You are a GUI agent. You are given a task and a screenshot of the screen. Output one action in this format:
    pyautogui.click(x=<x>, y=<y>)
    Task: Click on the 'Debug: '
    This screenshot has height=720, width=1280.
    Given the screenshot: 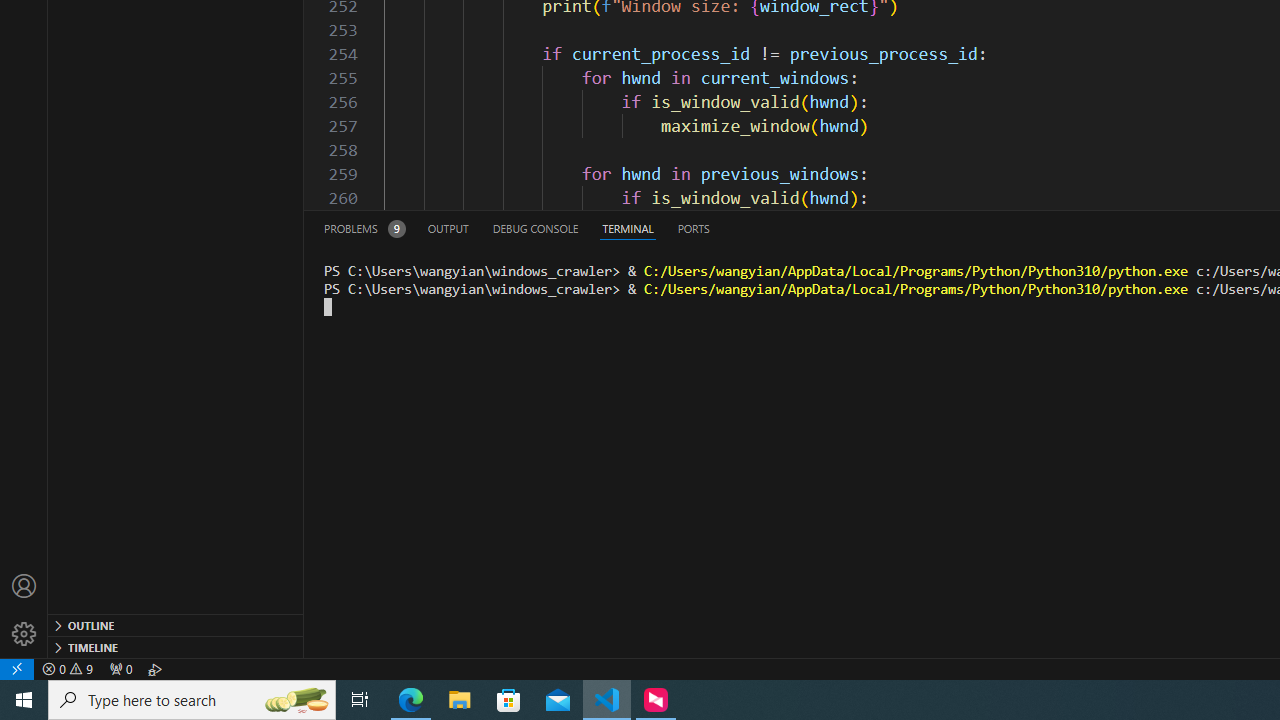 What is the action you would take?
    pyautogui.click(x=154, y=668)
    